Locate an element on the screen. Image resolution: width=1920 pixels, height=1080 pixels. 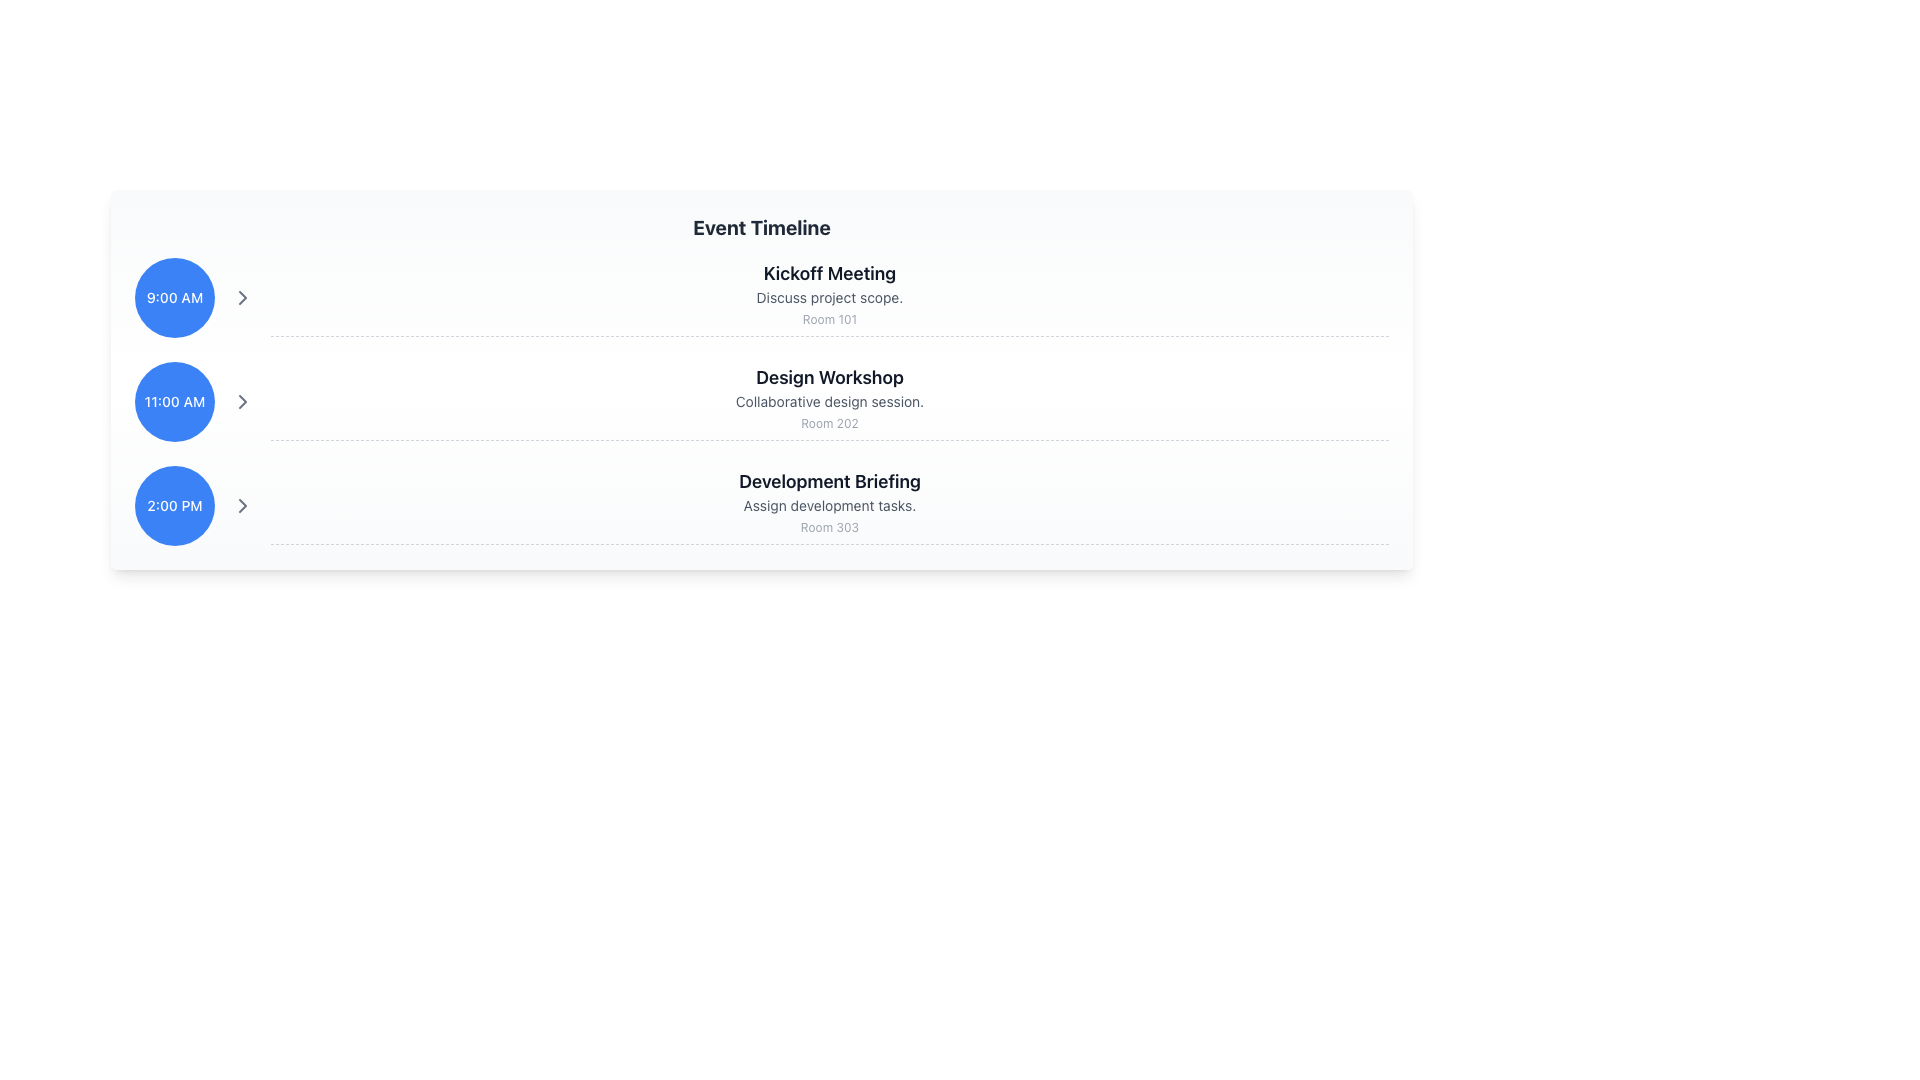
the chevron-shaped icon pointing rightwards that is located to the right of the blue circle containing '11:00 AM' is located at coordinates (242, 401).